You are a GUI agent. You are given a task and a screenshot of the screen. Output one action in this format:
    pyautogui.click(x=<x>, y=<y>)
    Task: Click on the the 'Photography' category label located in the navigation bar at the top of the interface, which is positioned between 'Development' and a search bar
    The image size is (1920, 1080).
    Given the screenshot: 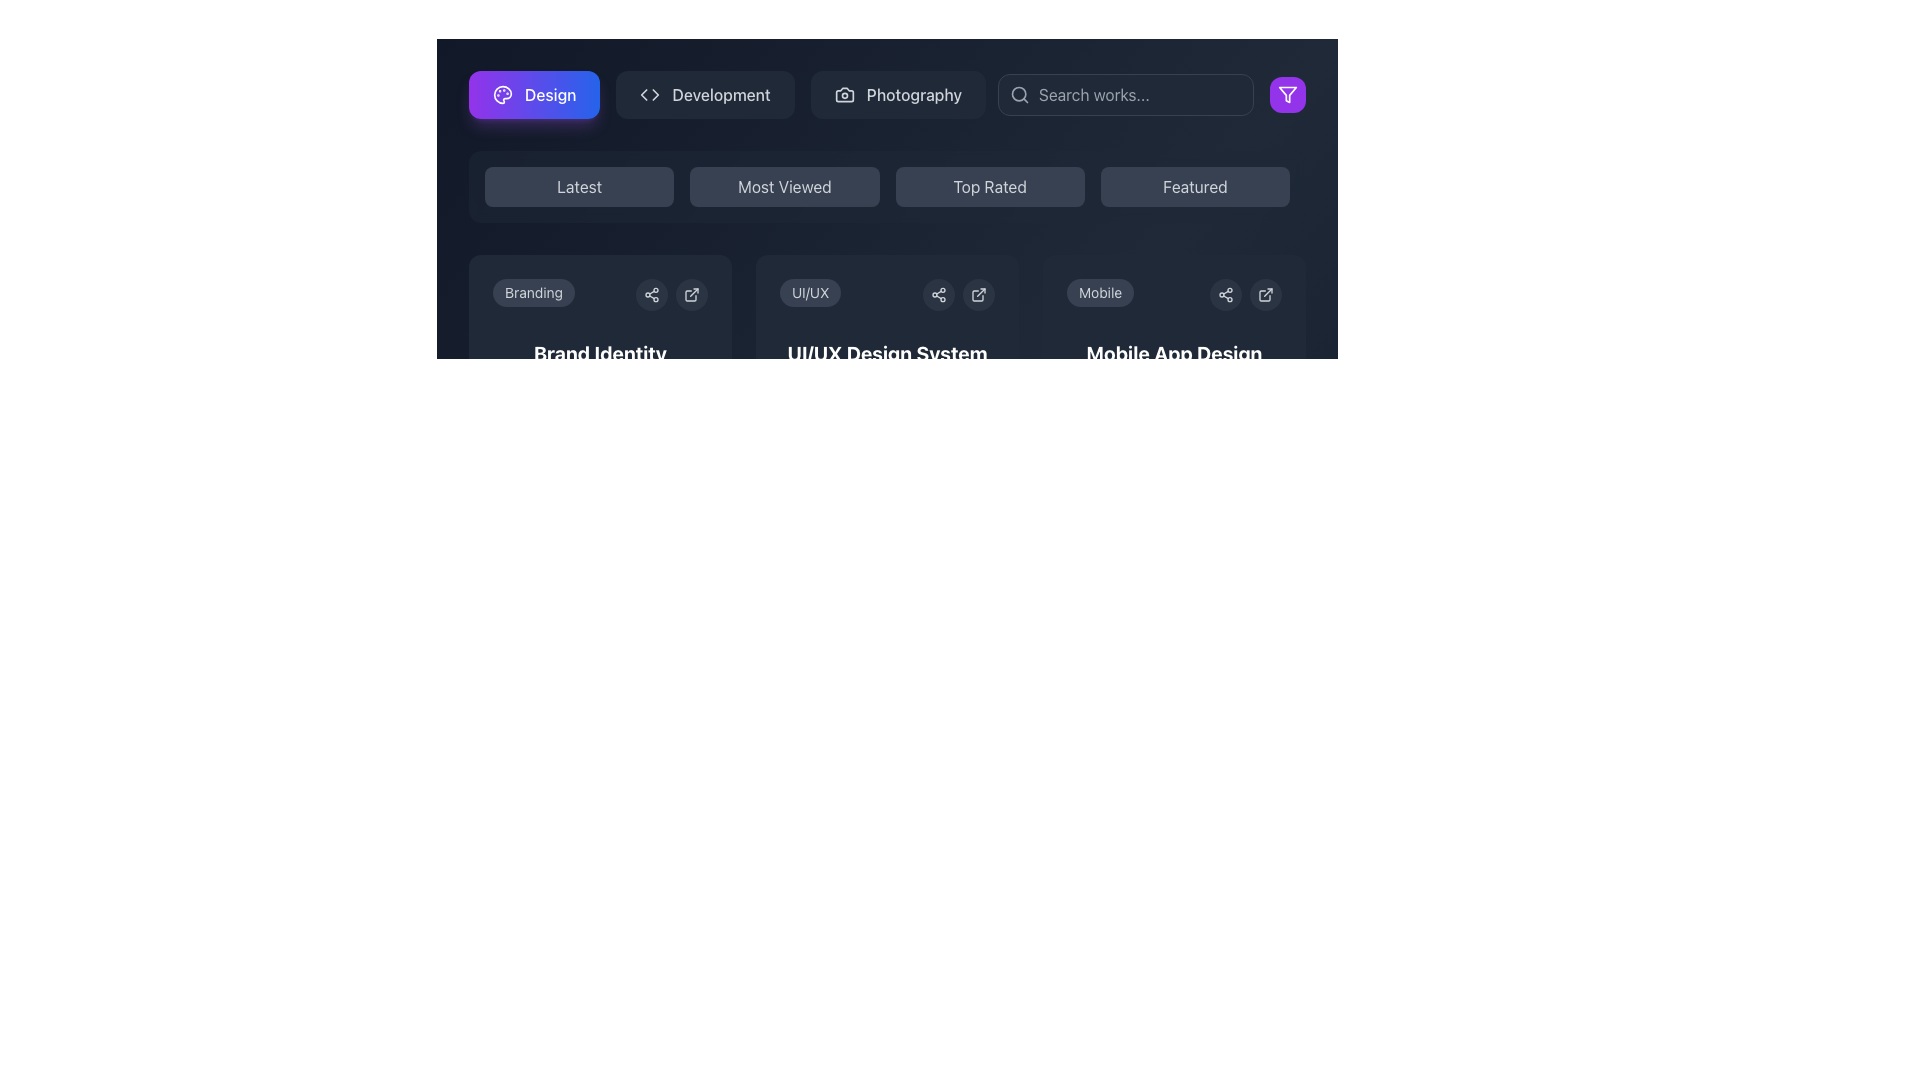 What is the action you would take?
    pyautogui.click(x=913, y=95)
    